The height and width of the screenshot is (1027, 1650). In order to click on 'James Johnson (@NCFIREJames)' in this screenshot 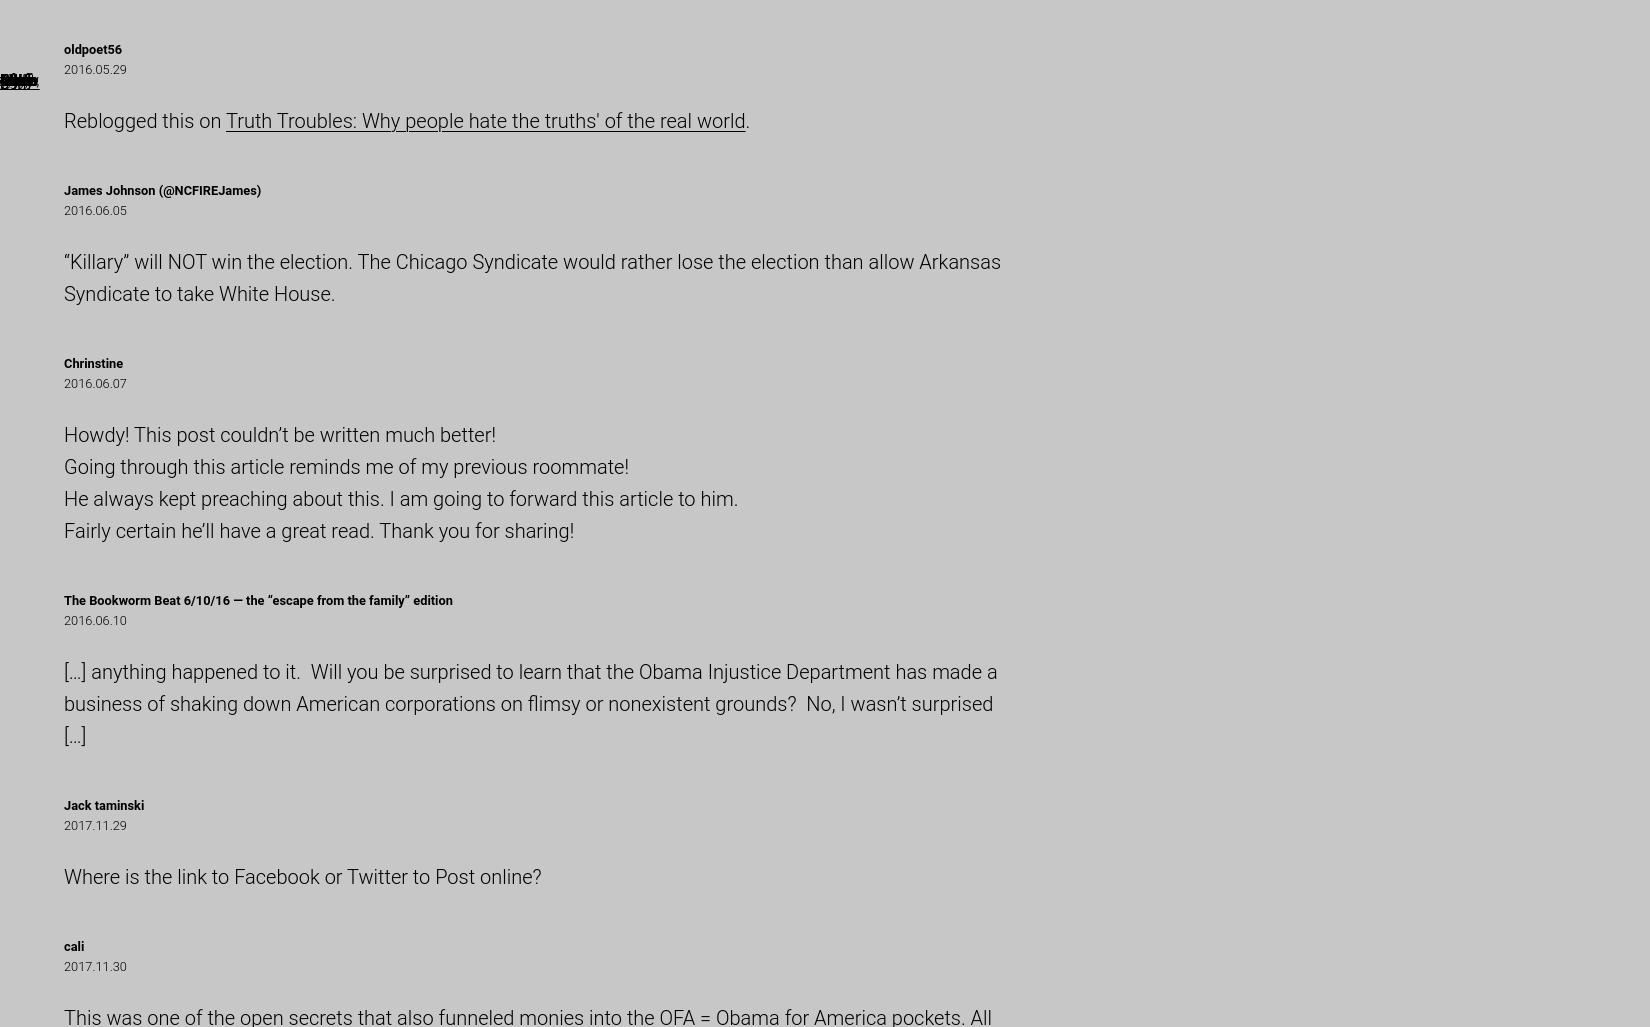, I will do `click(64, 188)`.